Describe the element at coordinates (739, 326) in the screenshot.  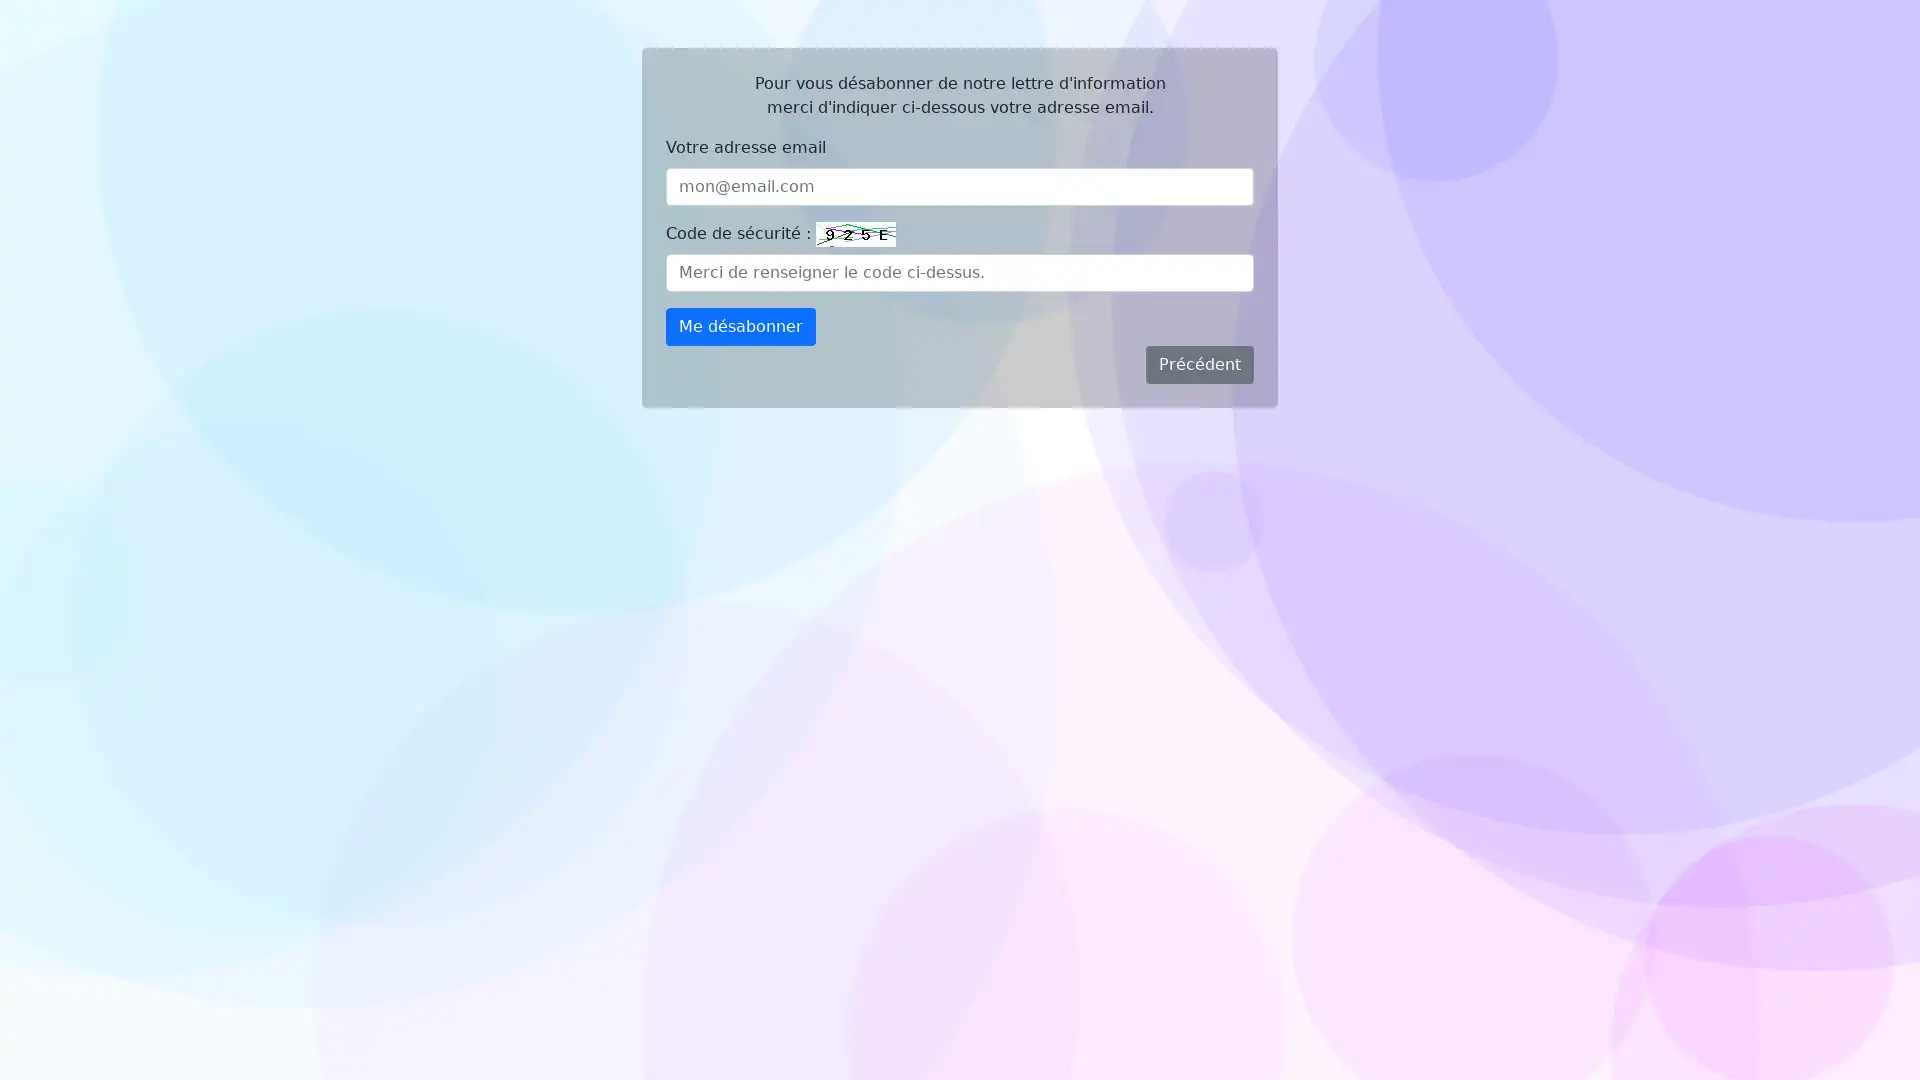
I see `Me desabonner` at that location.